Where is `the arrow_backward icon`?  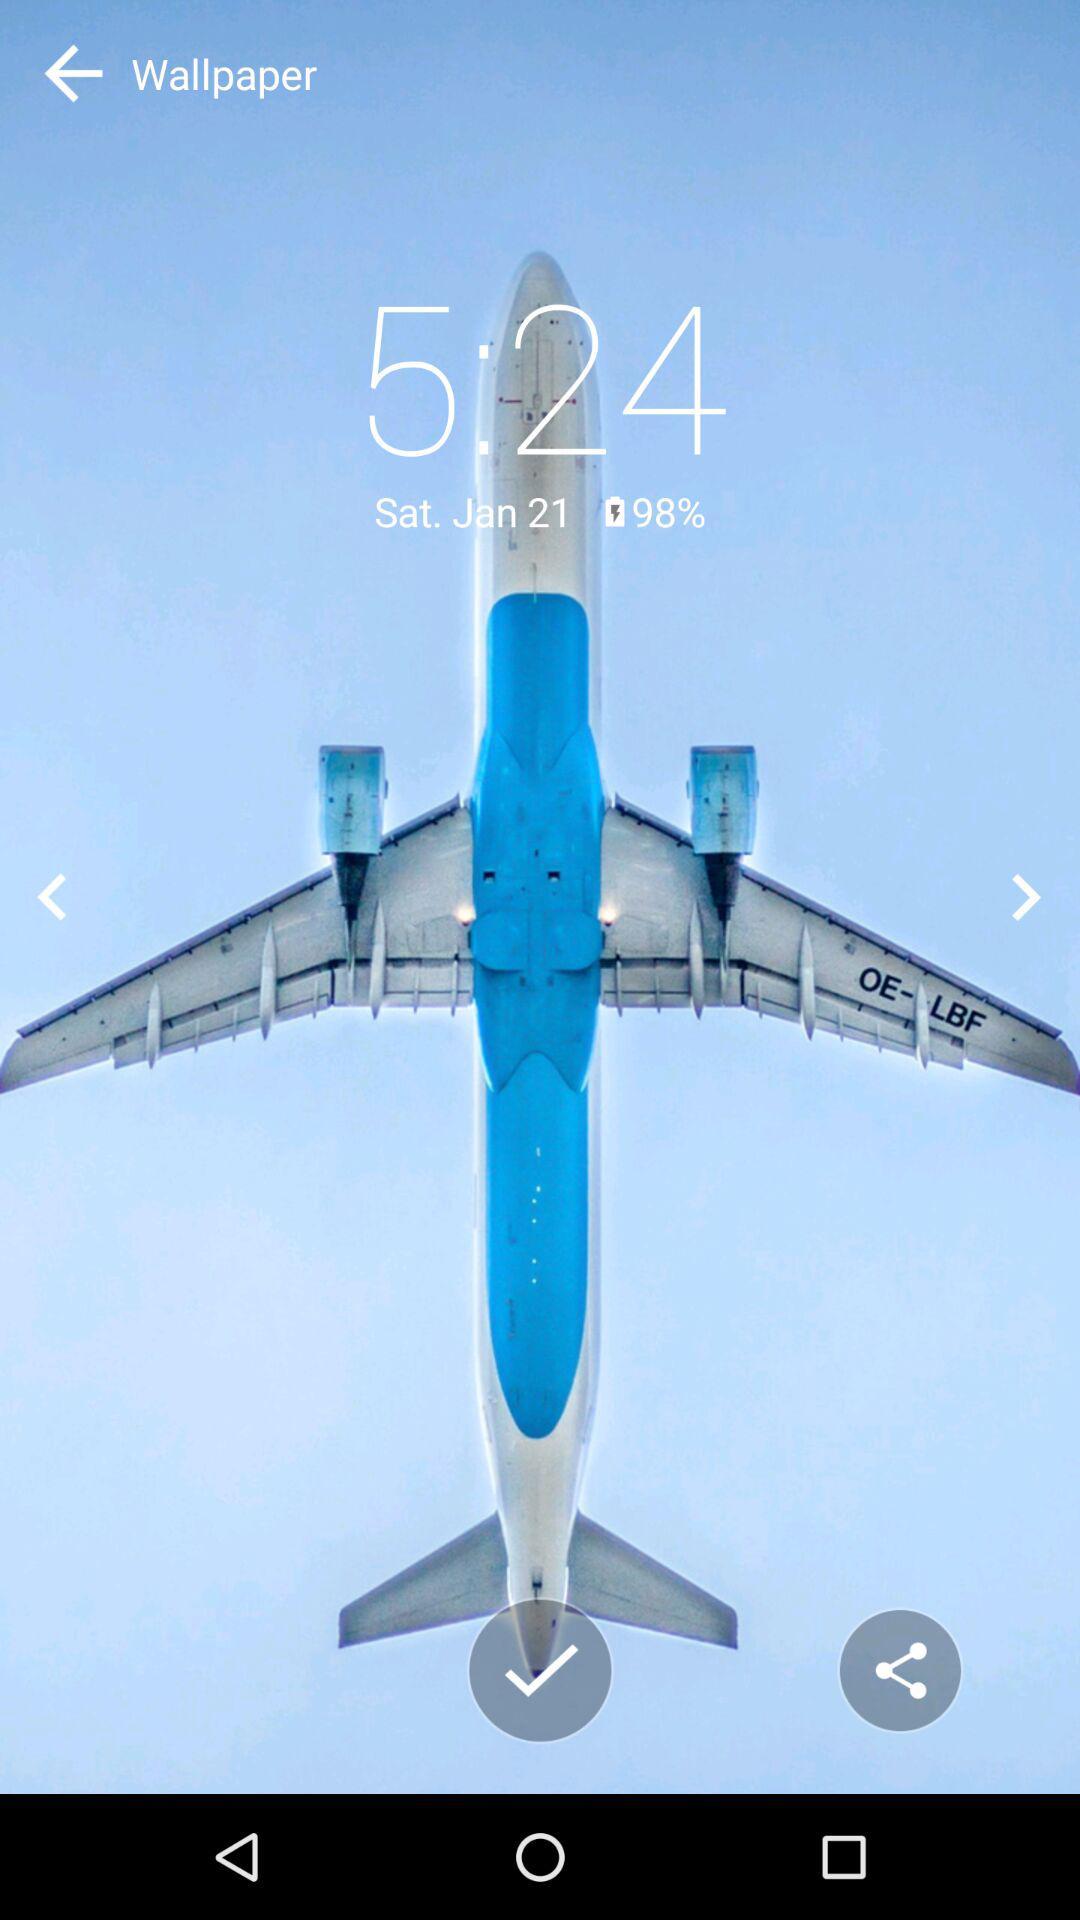 the arrow_backward icon is located at coordinates (51, 896).